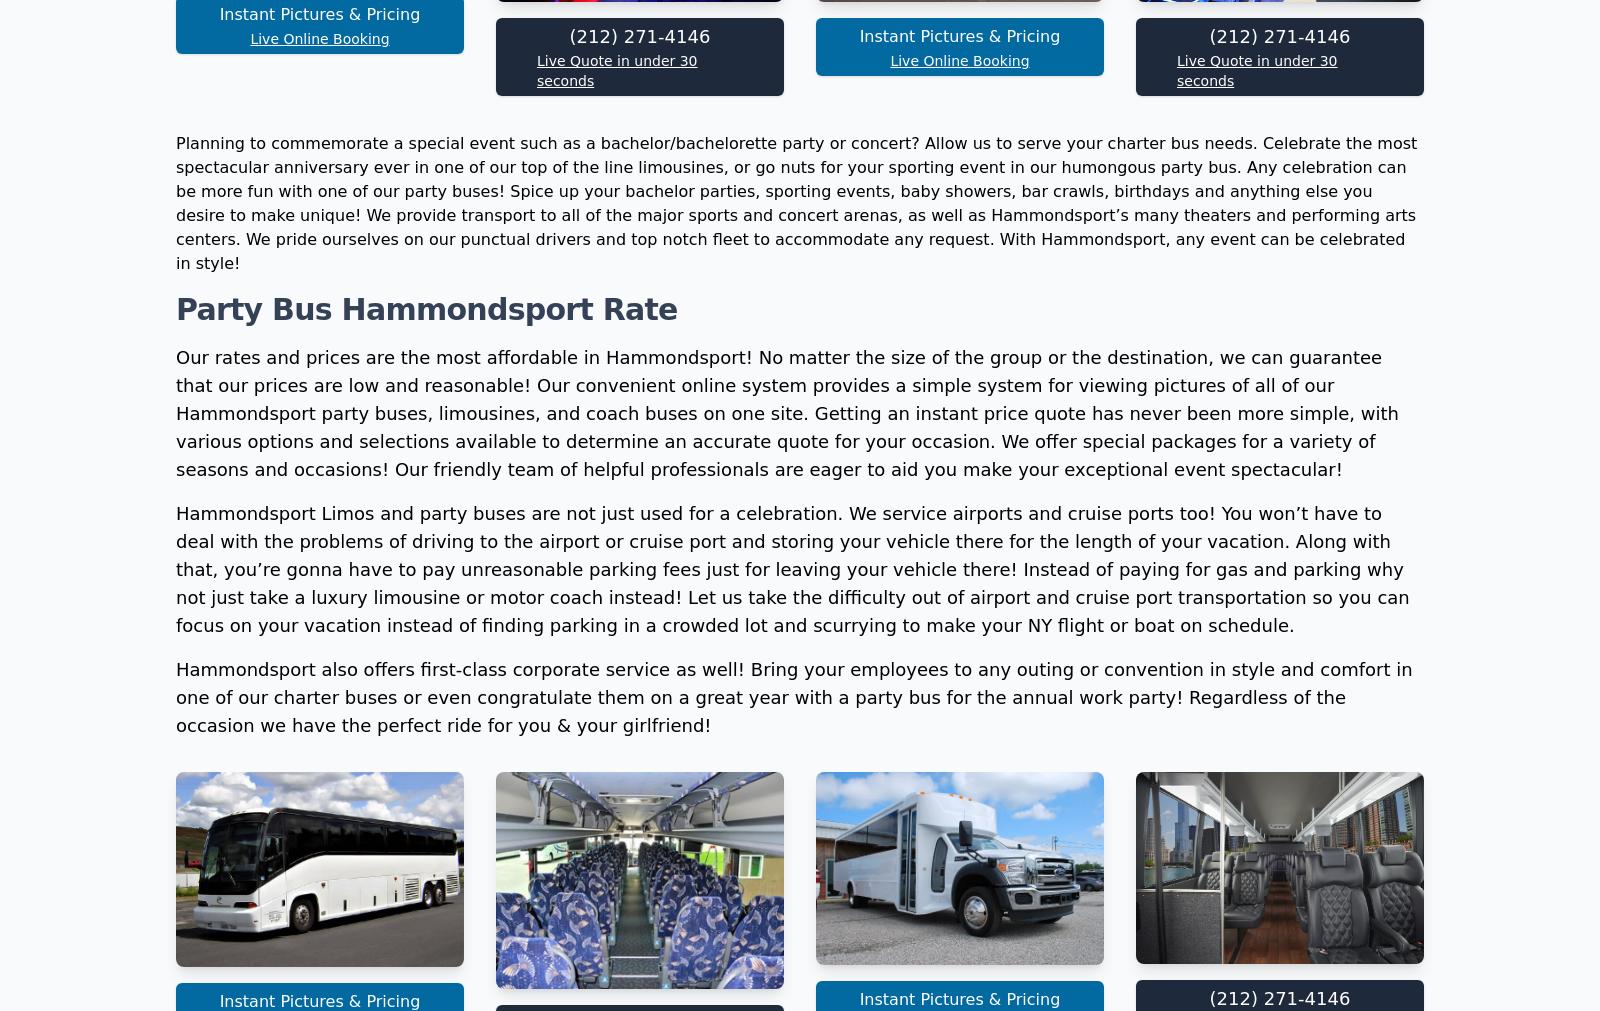  Describe the element at coordinates (175, 679) in the screenshot. I see `'Our rates and prices are the most affordable in Hammondsport! No matter the size of the group or the destination, we can guarantee that our prices are low and reasonable! Our convenient online system provides a simple system for viewing pictures of all of our Hammondsport party buses, limousines, and coach buses on one site. Getting an instant price quote has never been more simple, with various options and selections available to determine an accurate quote for your occasion. We offer special packages for a variety of seasons and occasions! Our friendly team of helpful professionals are eager to aid you make your exceptional event spectacular!'` at that location.